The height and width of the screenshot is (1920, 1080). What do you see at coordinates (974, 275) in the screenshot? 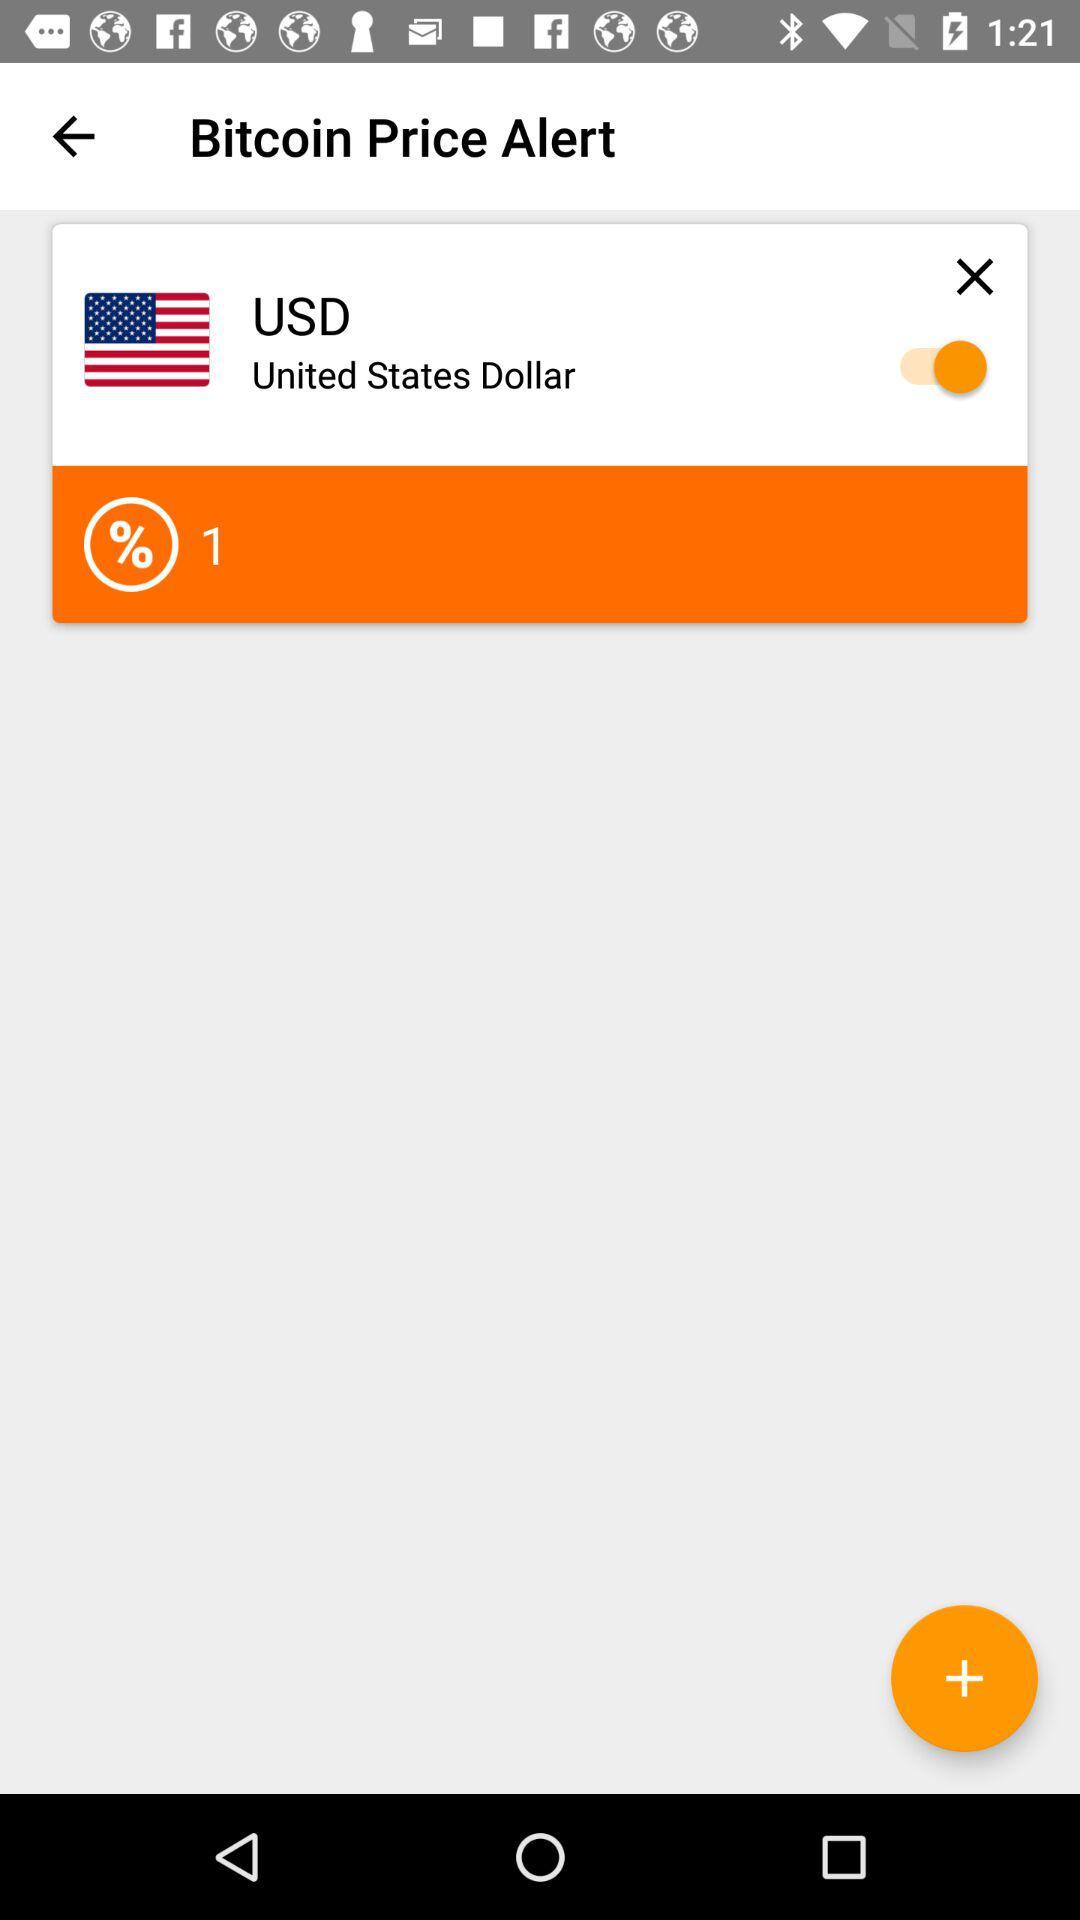
I see `item to the right of the usd icon` at bounding box center [974, 275].